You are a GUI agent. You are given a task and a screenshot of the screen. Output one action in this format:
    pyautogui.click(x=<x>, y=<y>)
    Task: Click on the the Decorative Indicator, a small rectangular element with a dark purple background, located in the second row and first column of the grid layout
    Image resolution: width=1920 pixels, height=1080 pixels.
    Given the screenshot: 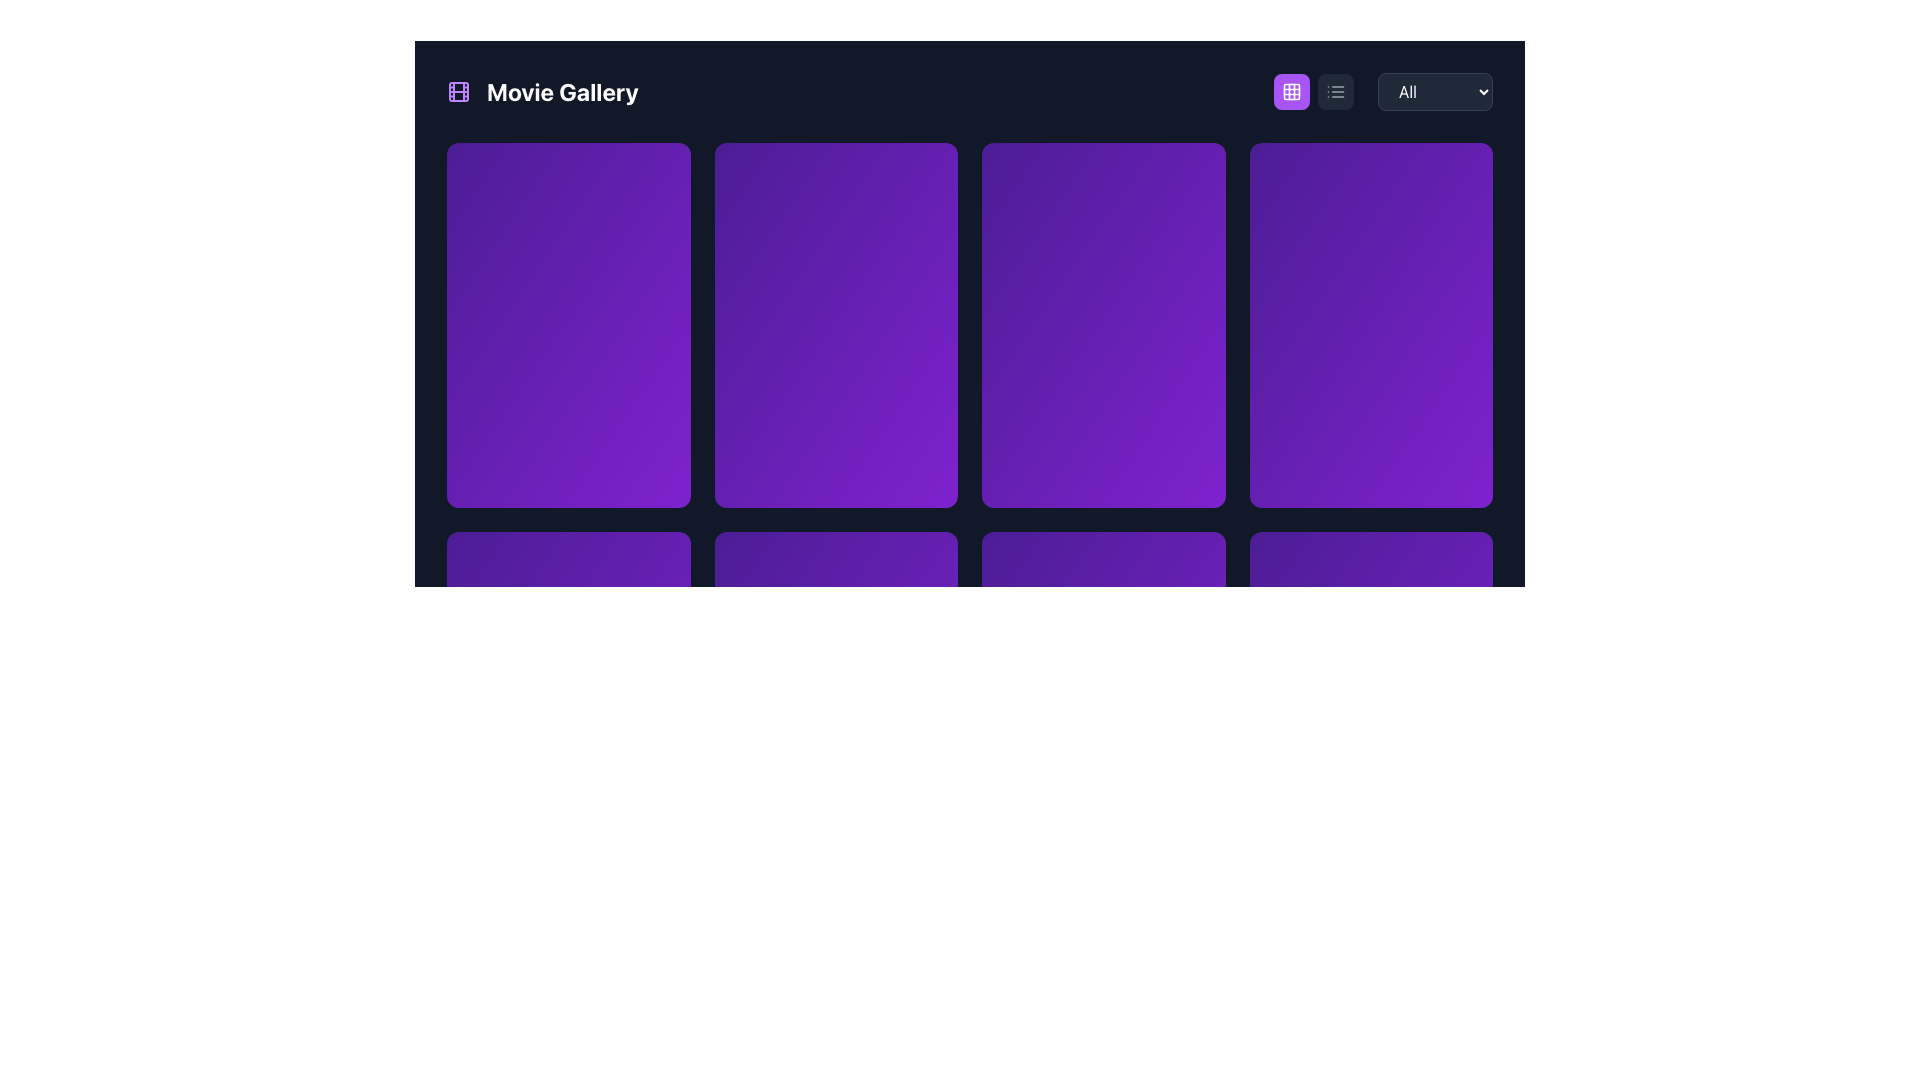 What is the action you would take?
    pyautogui.click(x=567, y=564)
    